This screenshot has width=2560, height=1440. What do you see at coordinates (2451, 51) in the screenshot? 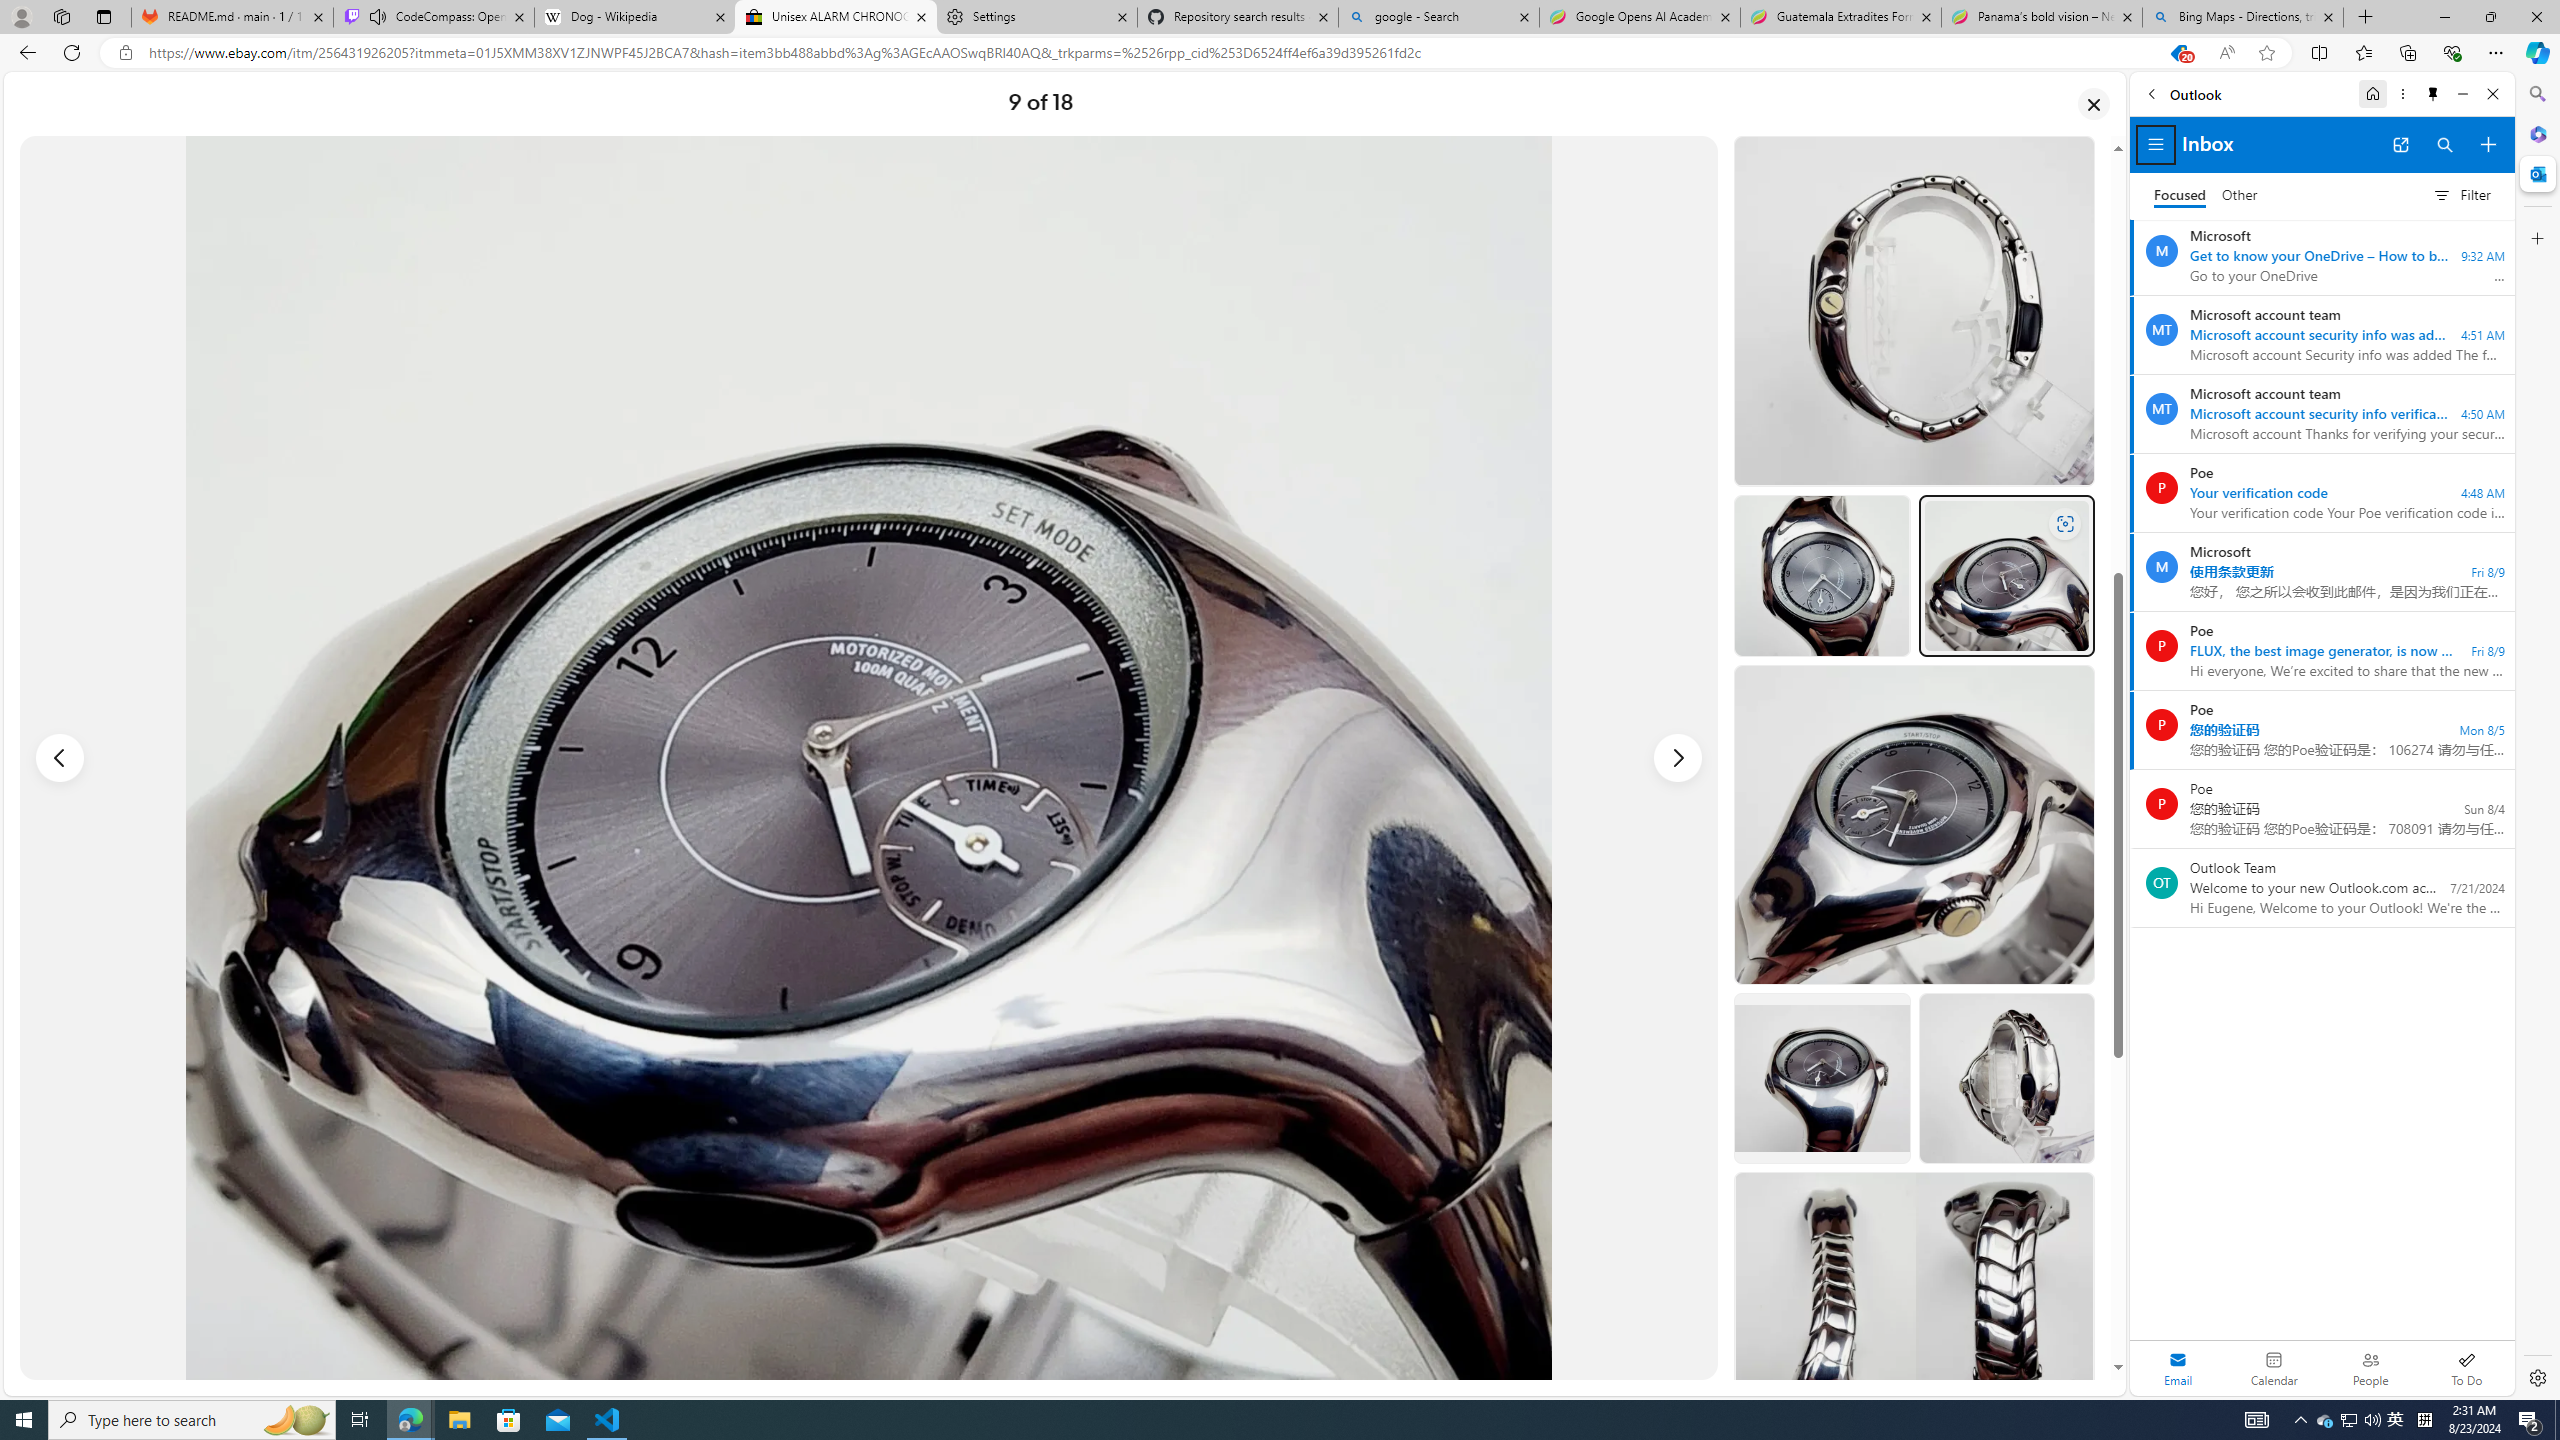
I see `'Browser essentials'` at bounding box center [2451, 51].